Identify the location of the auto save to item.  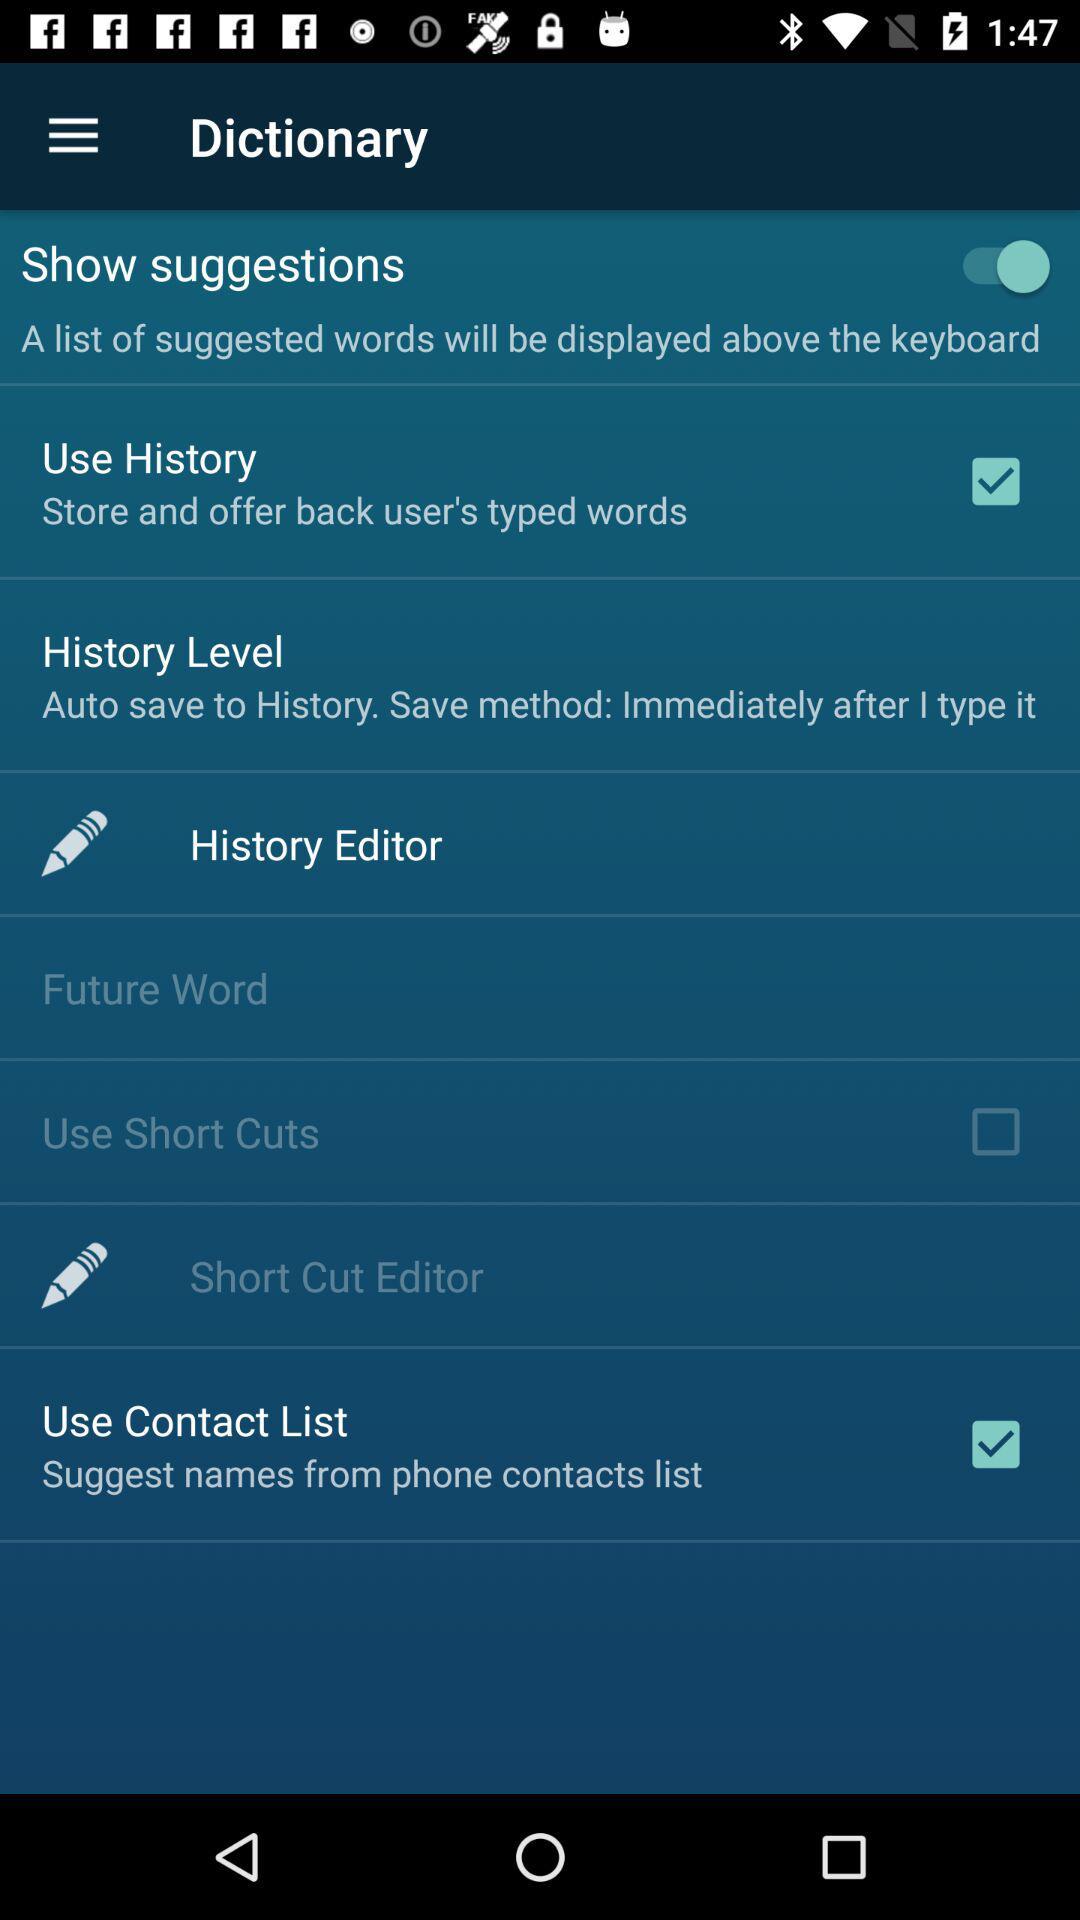
(538, 703).